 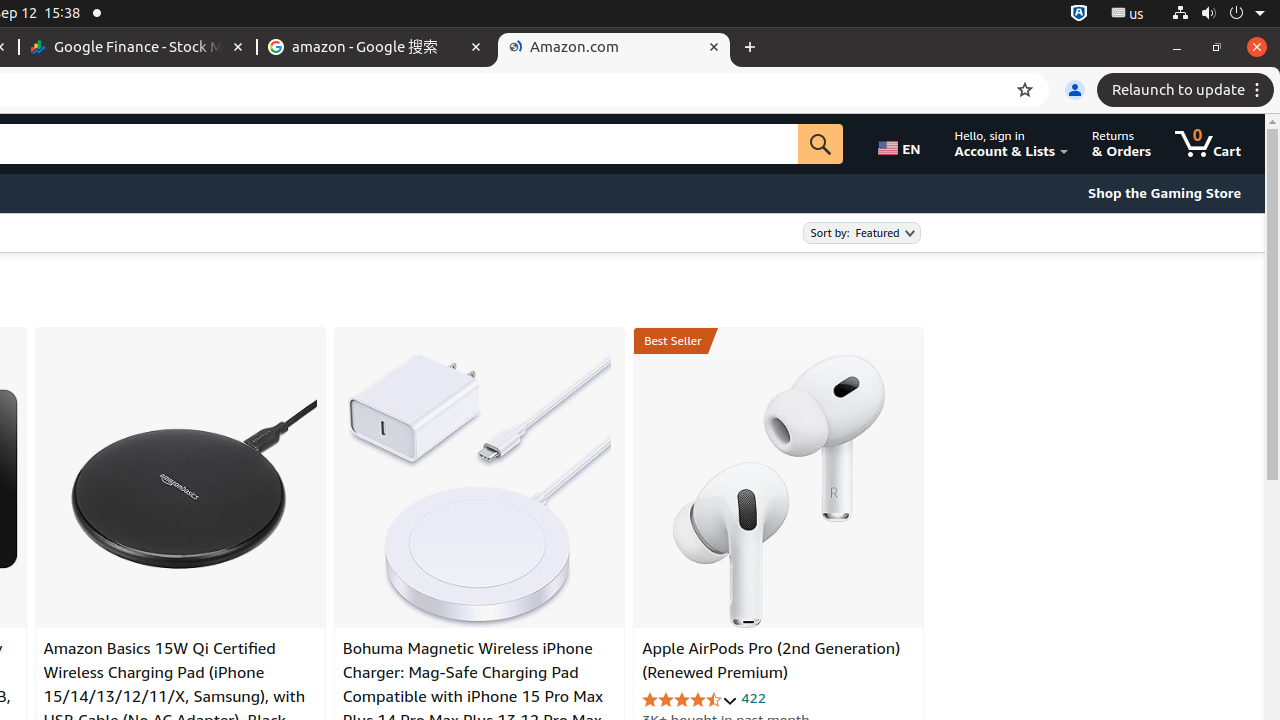 I want to click on 'System', so click(x=1217, y=13).